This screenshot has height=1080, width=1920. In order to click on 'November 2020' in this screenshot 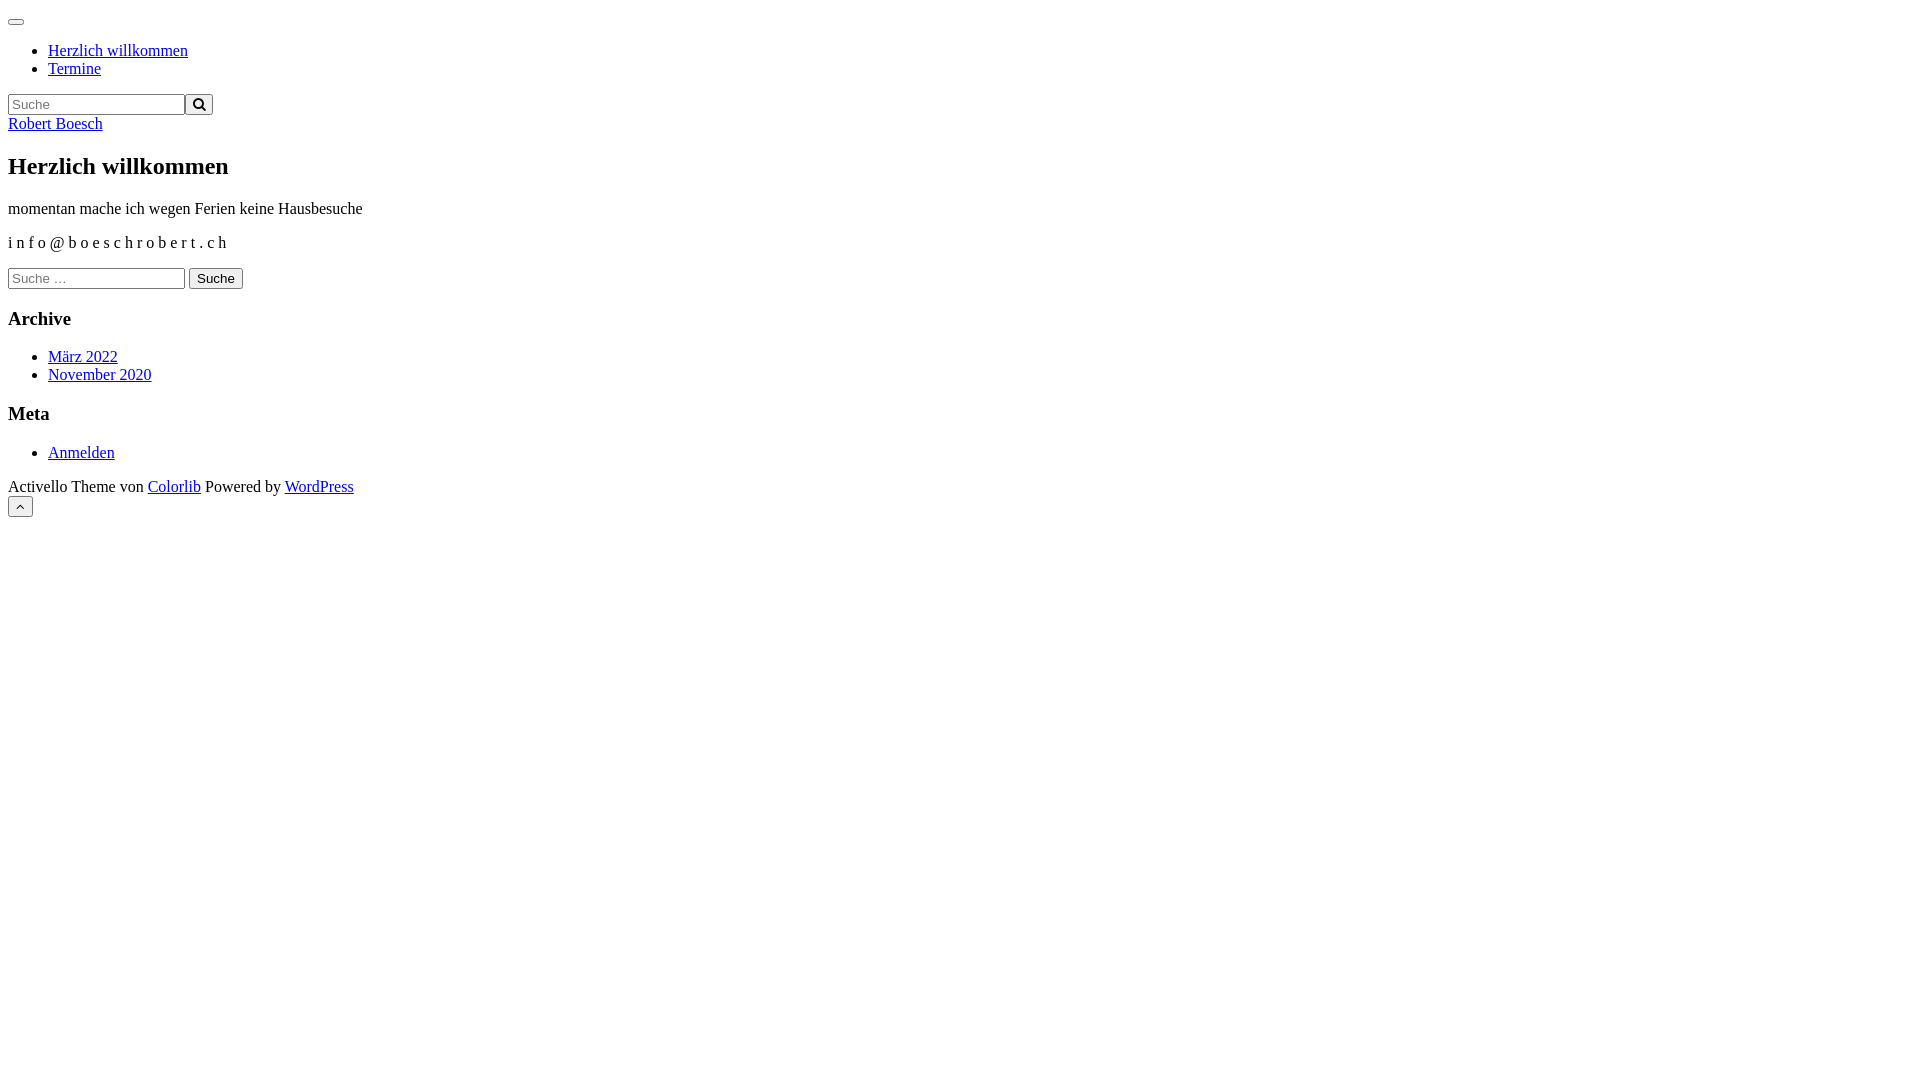, I will do `click(99, 374)`.